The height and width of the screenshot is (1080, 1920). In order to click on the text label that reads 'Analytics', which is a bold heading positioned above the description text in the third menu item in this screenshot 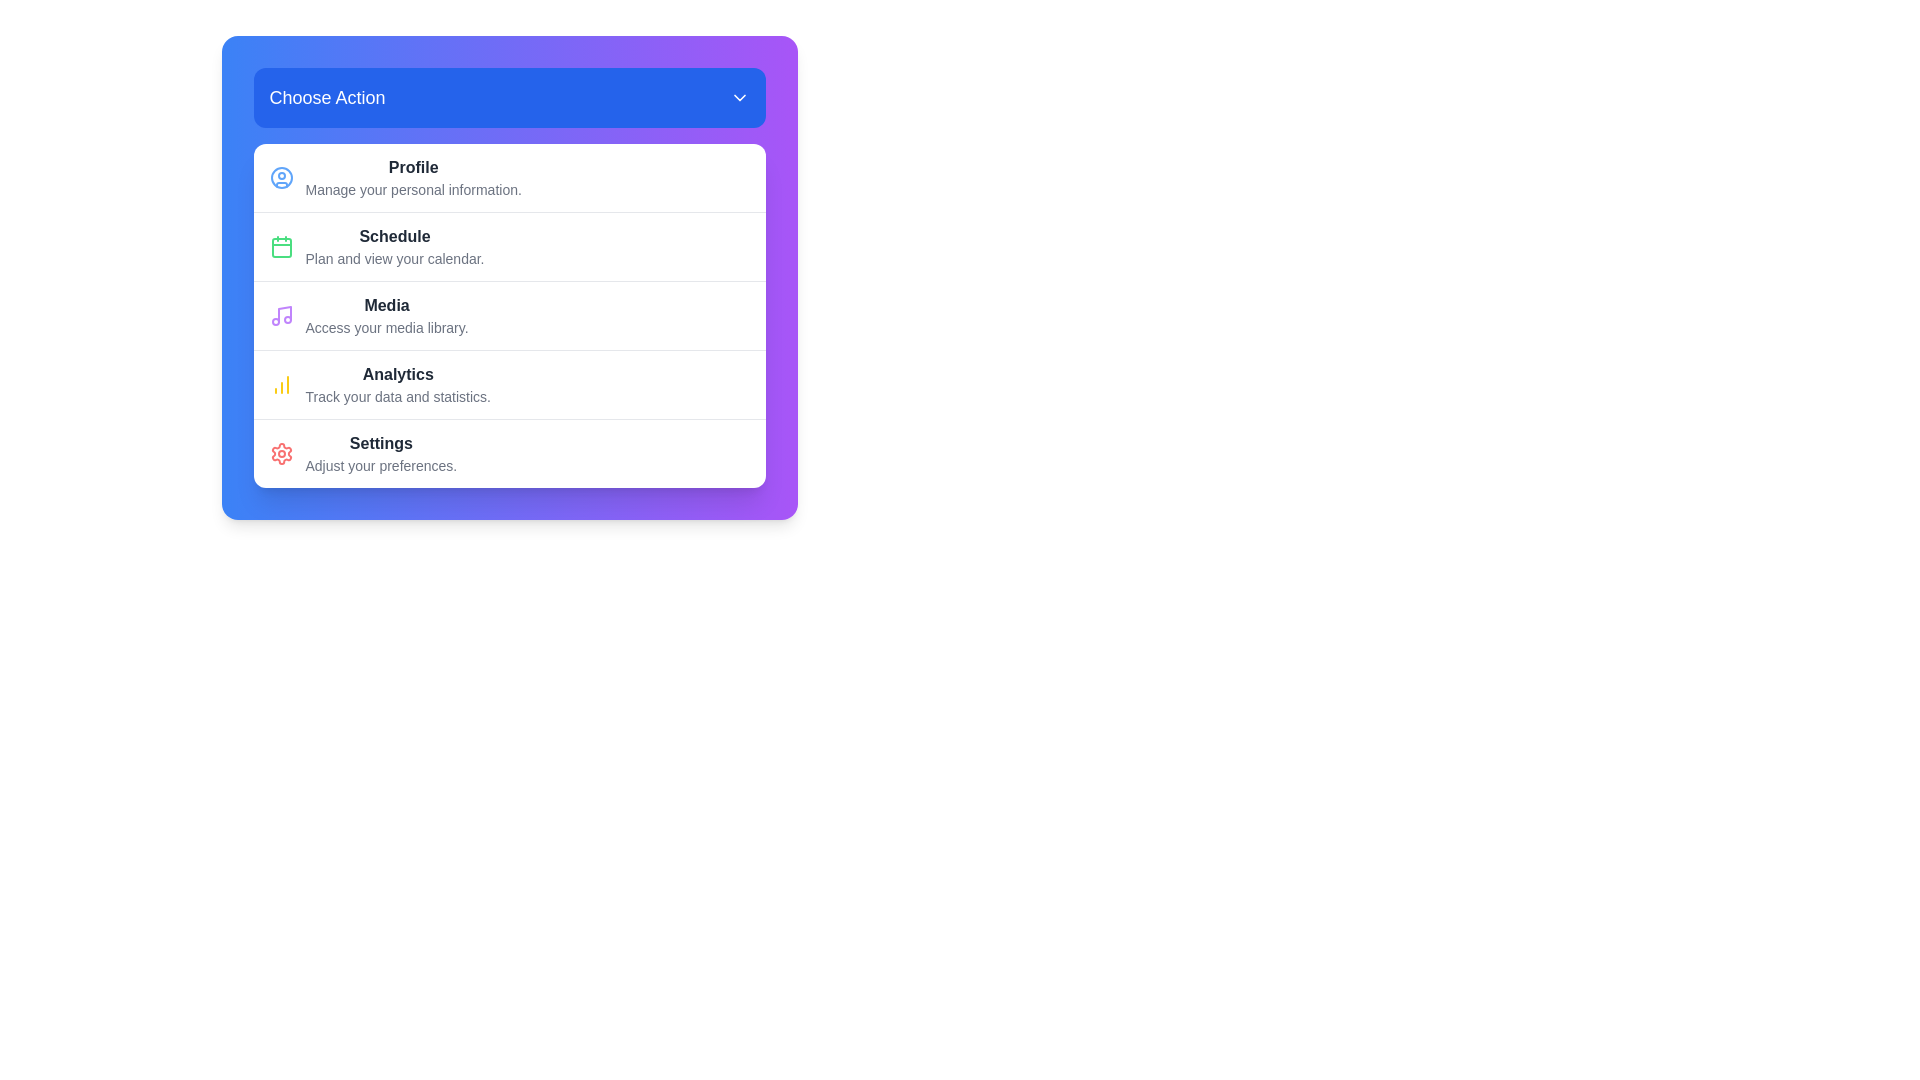, I will do `click(398, 374)`.